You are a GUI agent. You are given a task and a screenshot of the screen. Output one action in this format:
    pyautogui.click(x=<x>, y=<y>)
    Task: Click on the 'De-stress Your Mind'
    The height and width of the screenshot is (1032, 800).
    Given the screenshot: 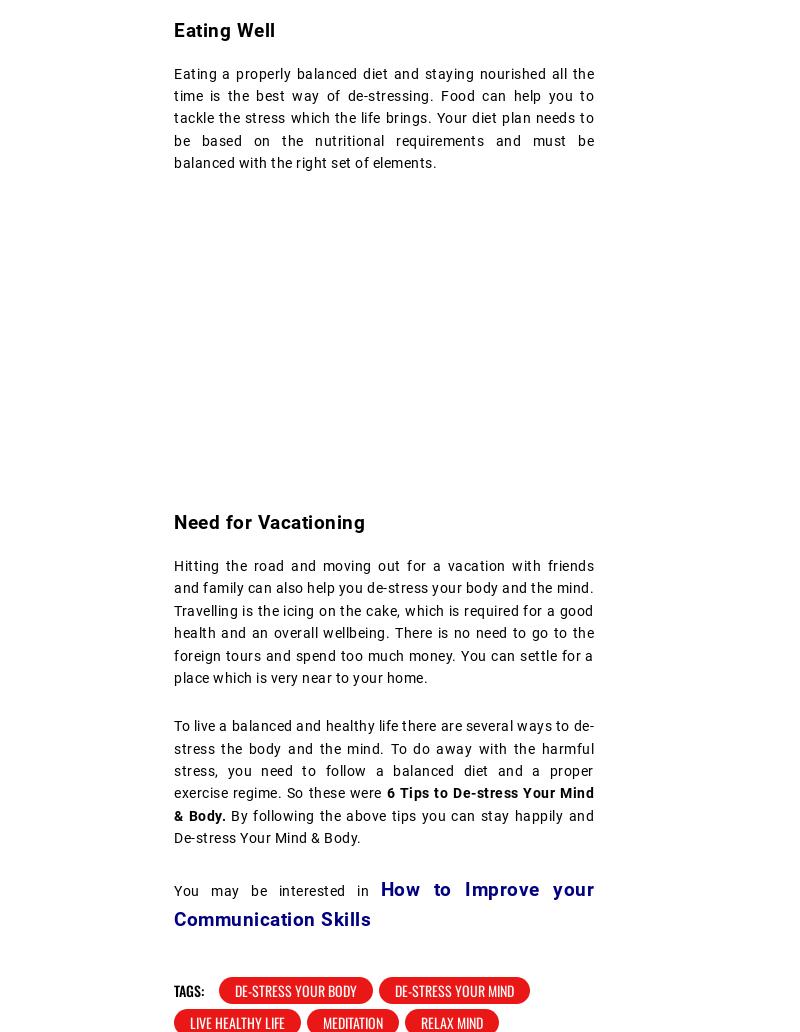 What is the action you would take?
    pyautogui.click(x=453, y=989)
    